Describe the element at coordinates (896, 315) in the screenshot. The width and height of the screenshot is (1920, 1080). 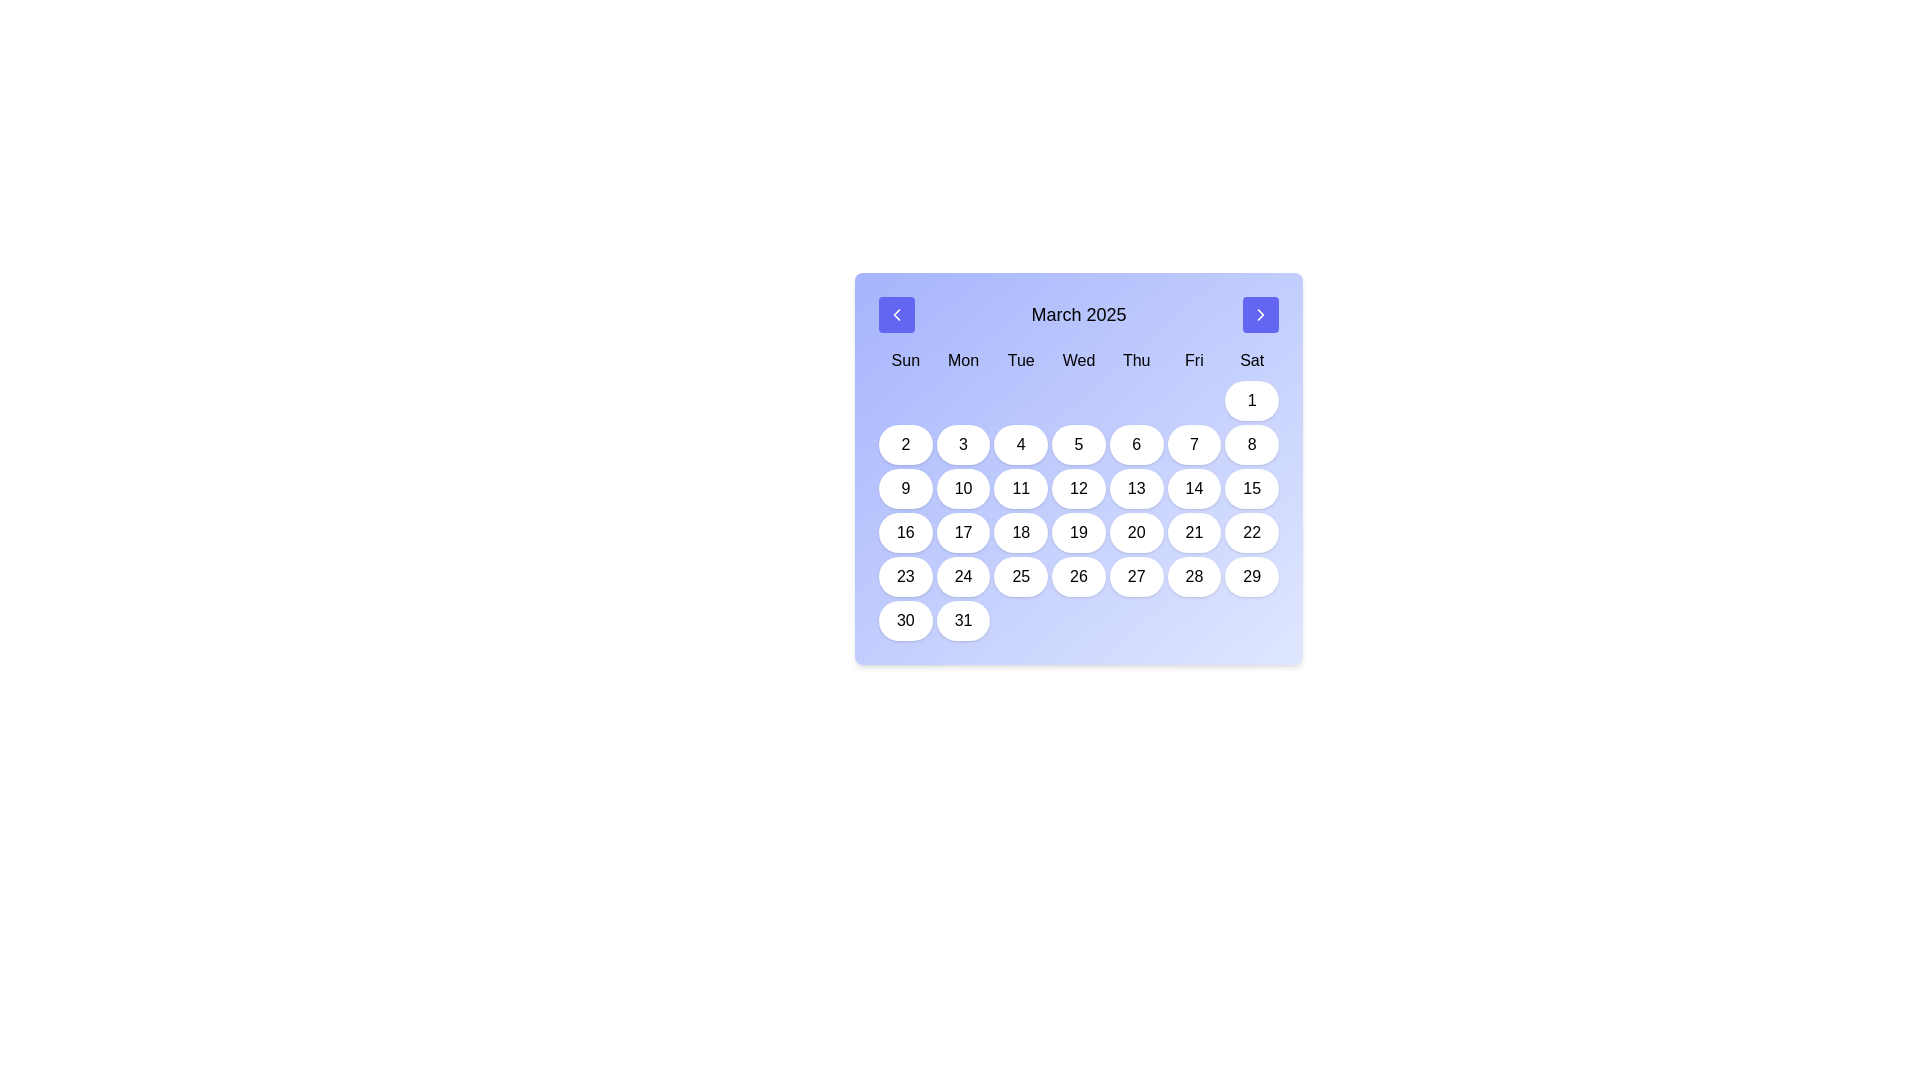
I see `the button located on the left side of the header section of the calendar interface` at that location.